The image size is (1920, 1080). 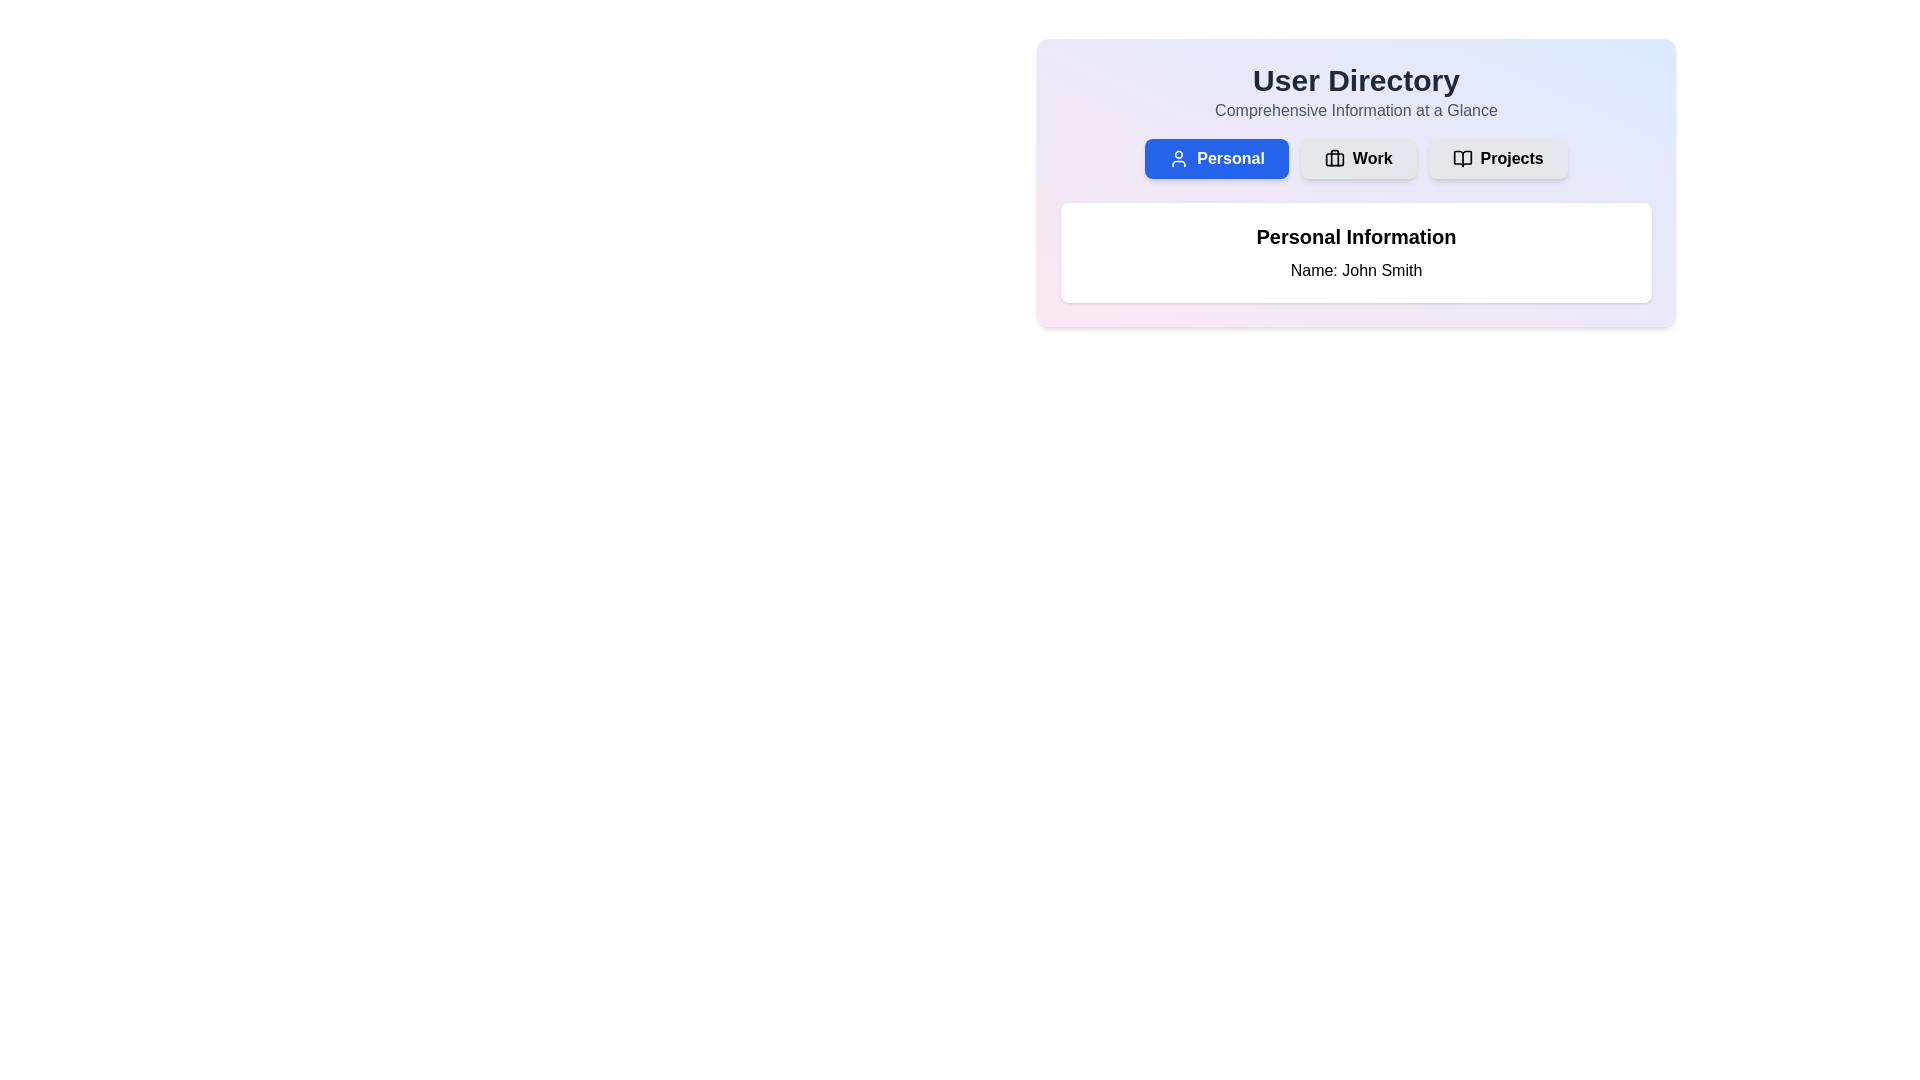 What do you see at coordinates (1356, 111) in the screenshot?
I see `the Text label that serves as a subheading or description for the 'User Directory' section, located beneath the 'User Directory' title` at bounding box center [1356, 111].